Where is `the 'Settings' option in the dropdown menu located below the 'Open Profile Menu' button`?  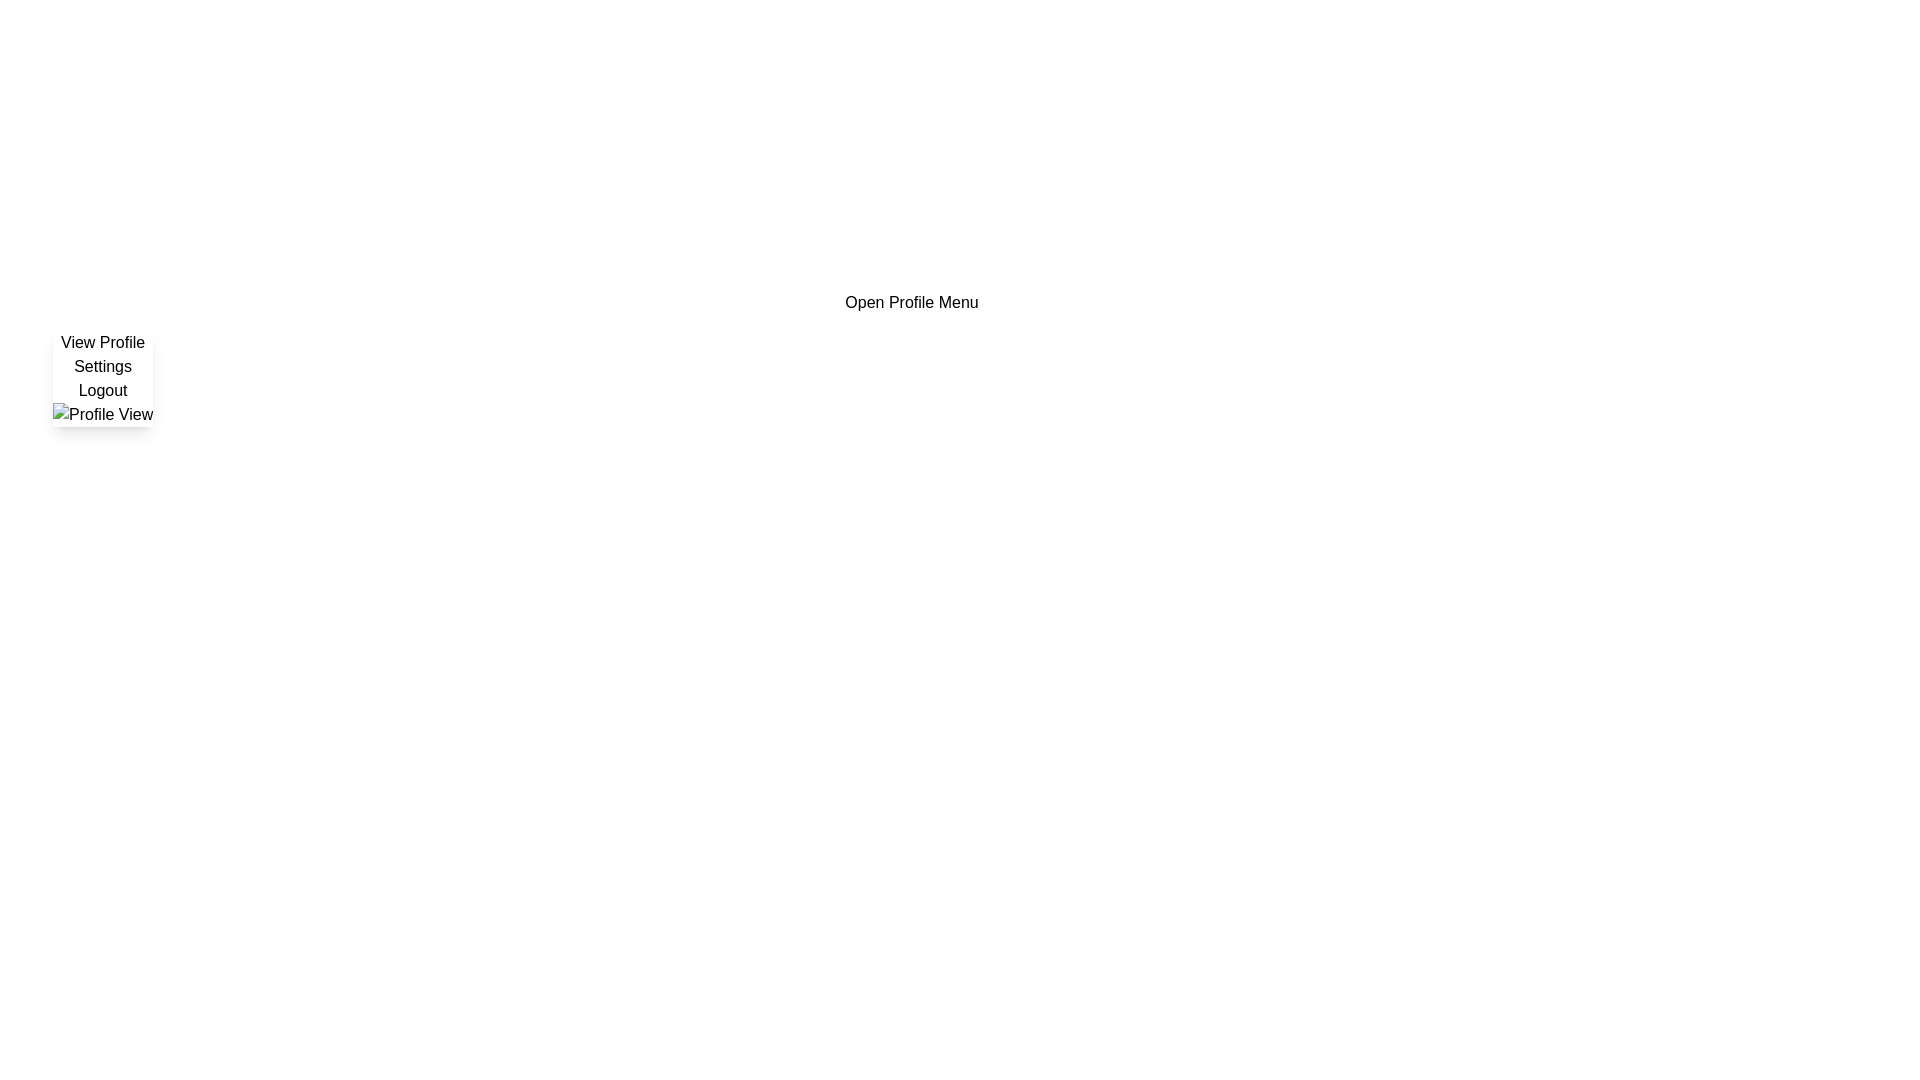
the 'Settings' option in the dropdown menu located below the 'Open Profile Menu' button is located at coordinates (101, 378).